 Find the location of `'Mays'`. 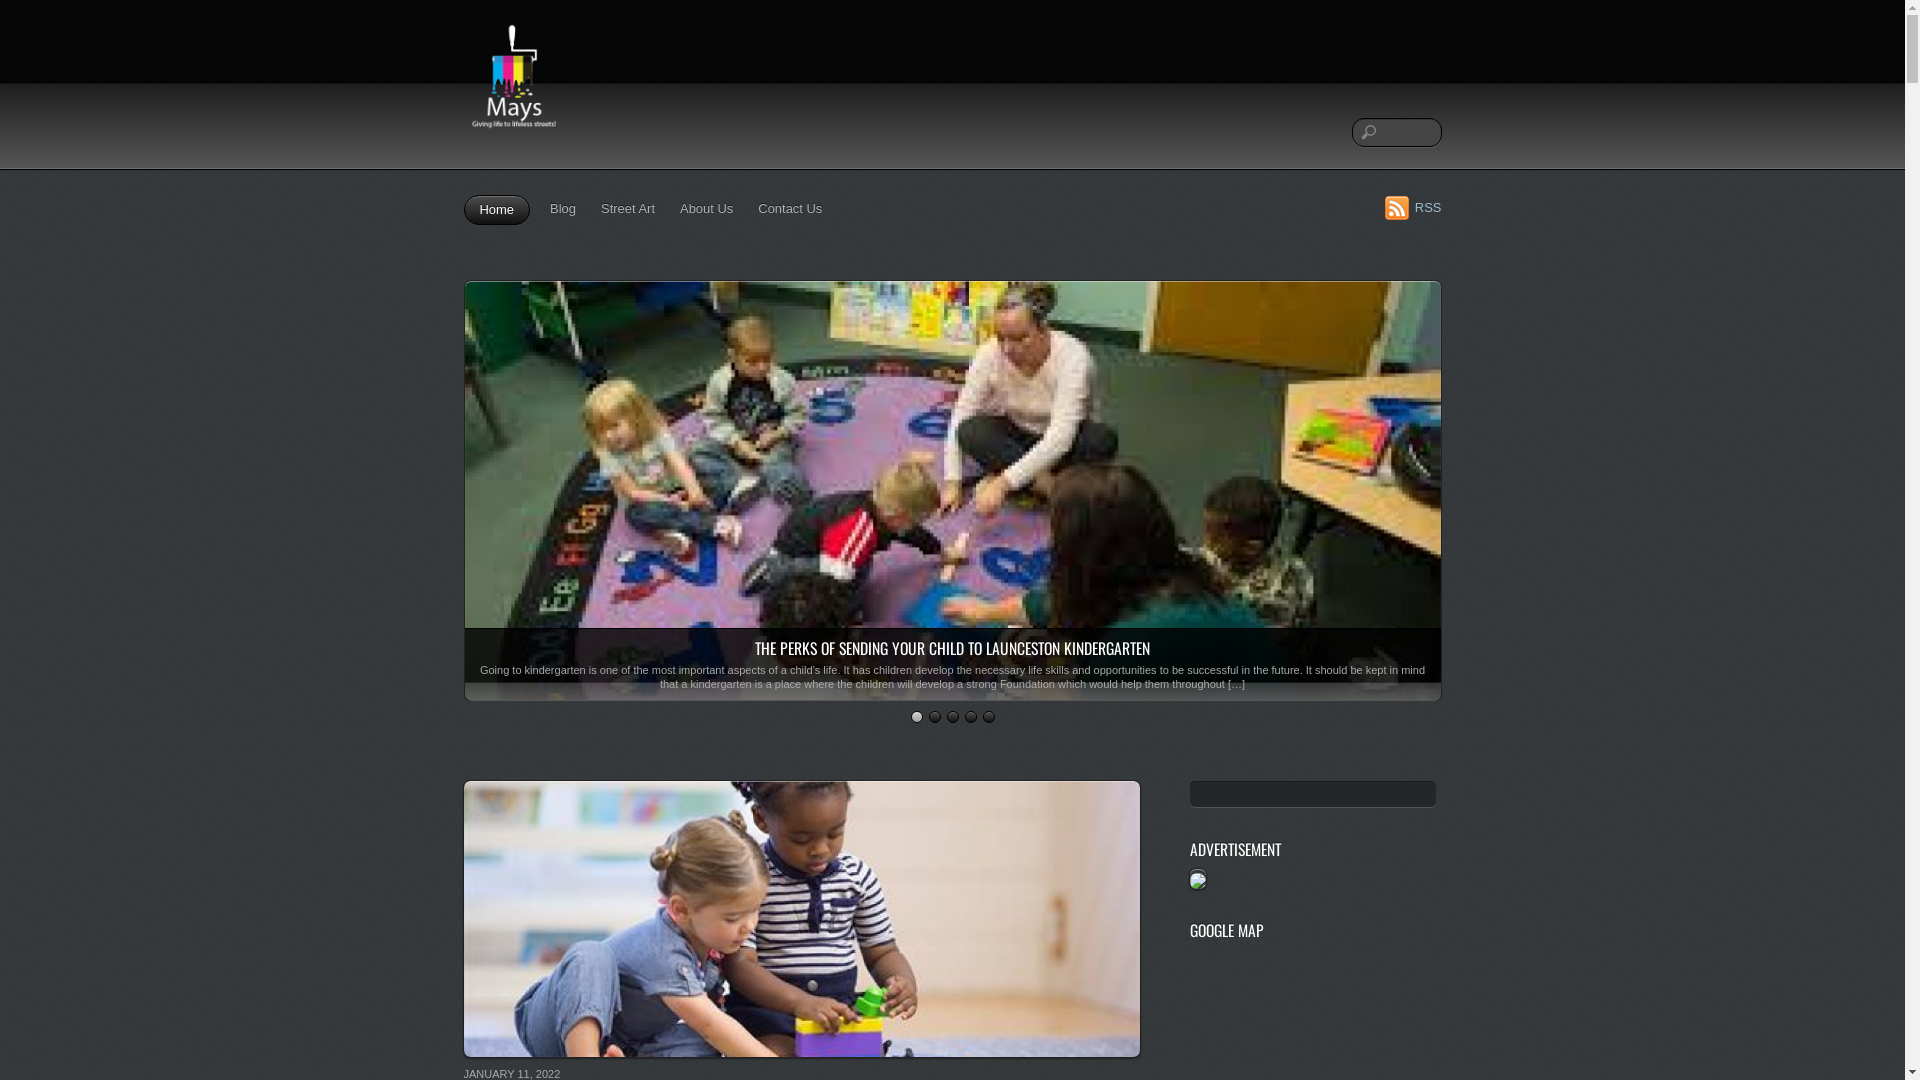

'Mays' is located at coordinates (513, 83).